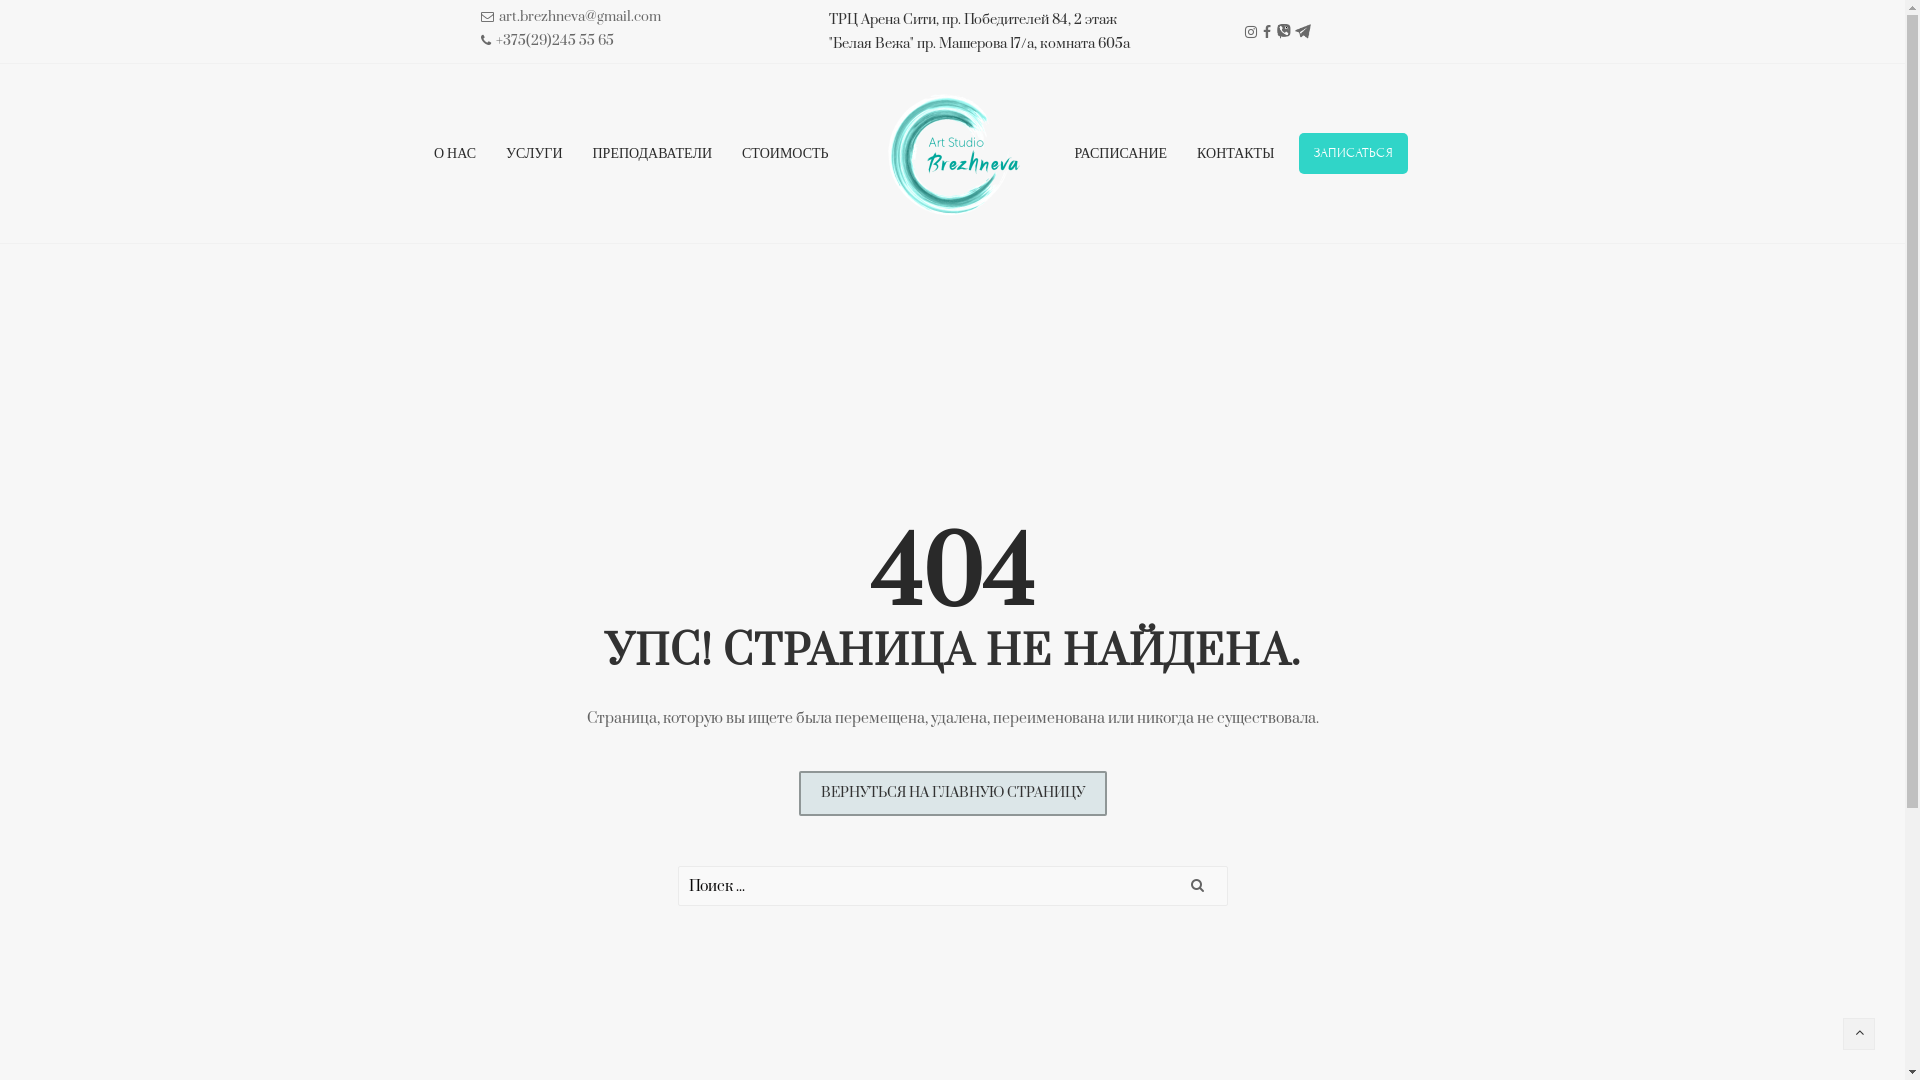  Describe the element at coordinates (1261, 30) in the screenshot. I see `'Facebook'` at that location.